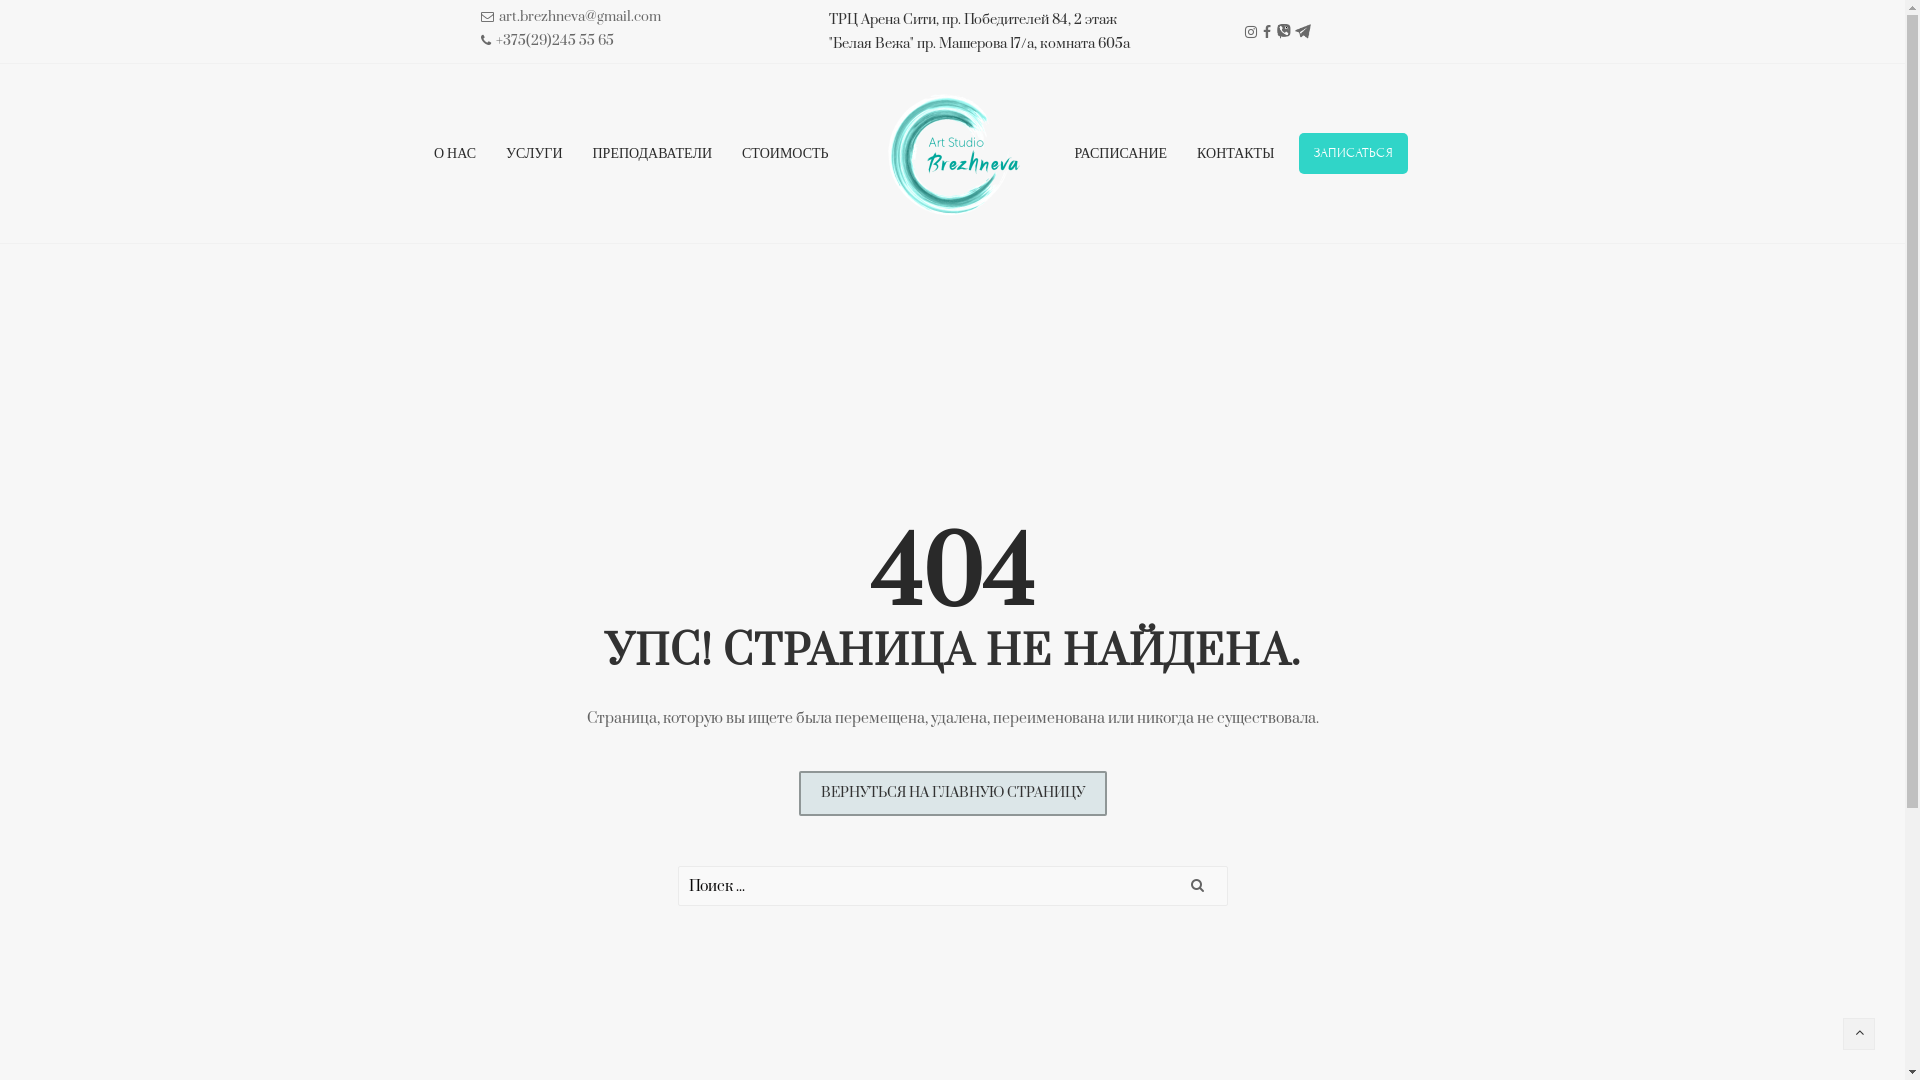  Describe the element at coordinates (1261, 30) in the screenshot. I see `'Facebook'` at that location.